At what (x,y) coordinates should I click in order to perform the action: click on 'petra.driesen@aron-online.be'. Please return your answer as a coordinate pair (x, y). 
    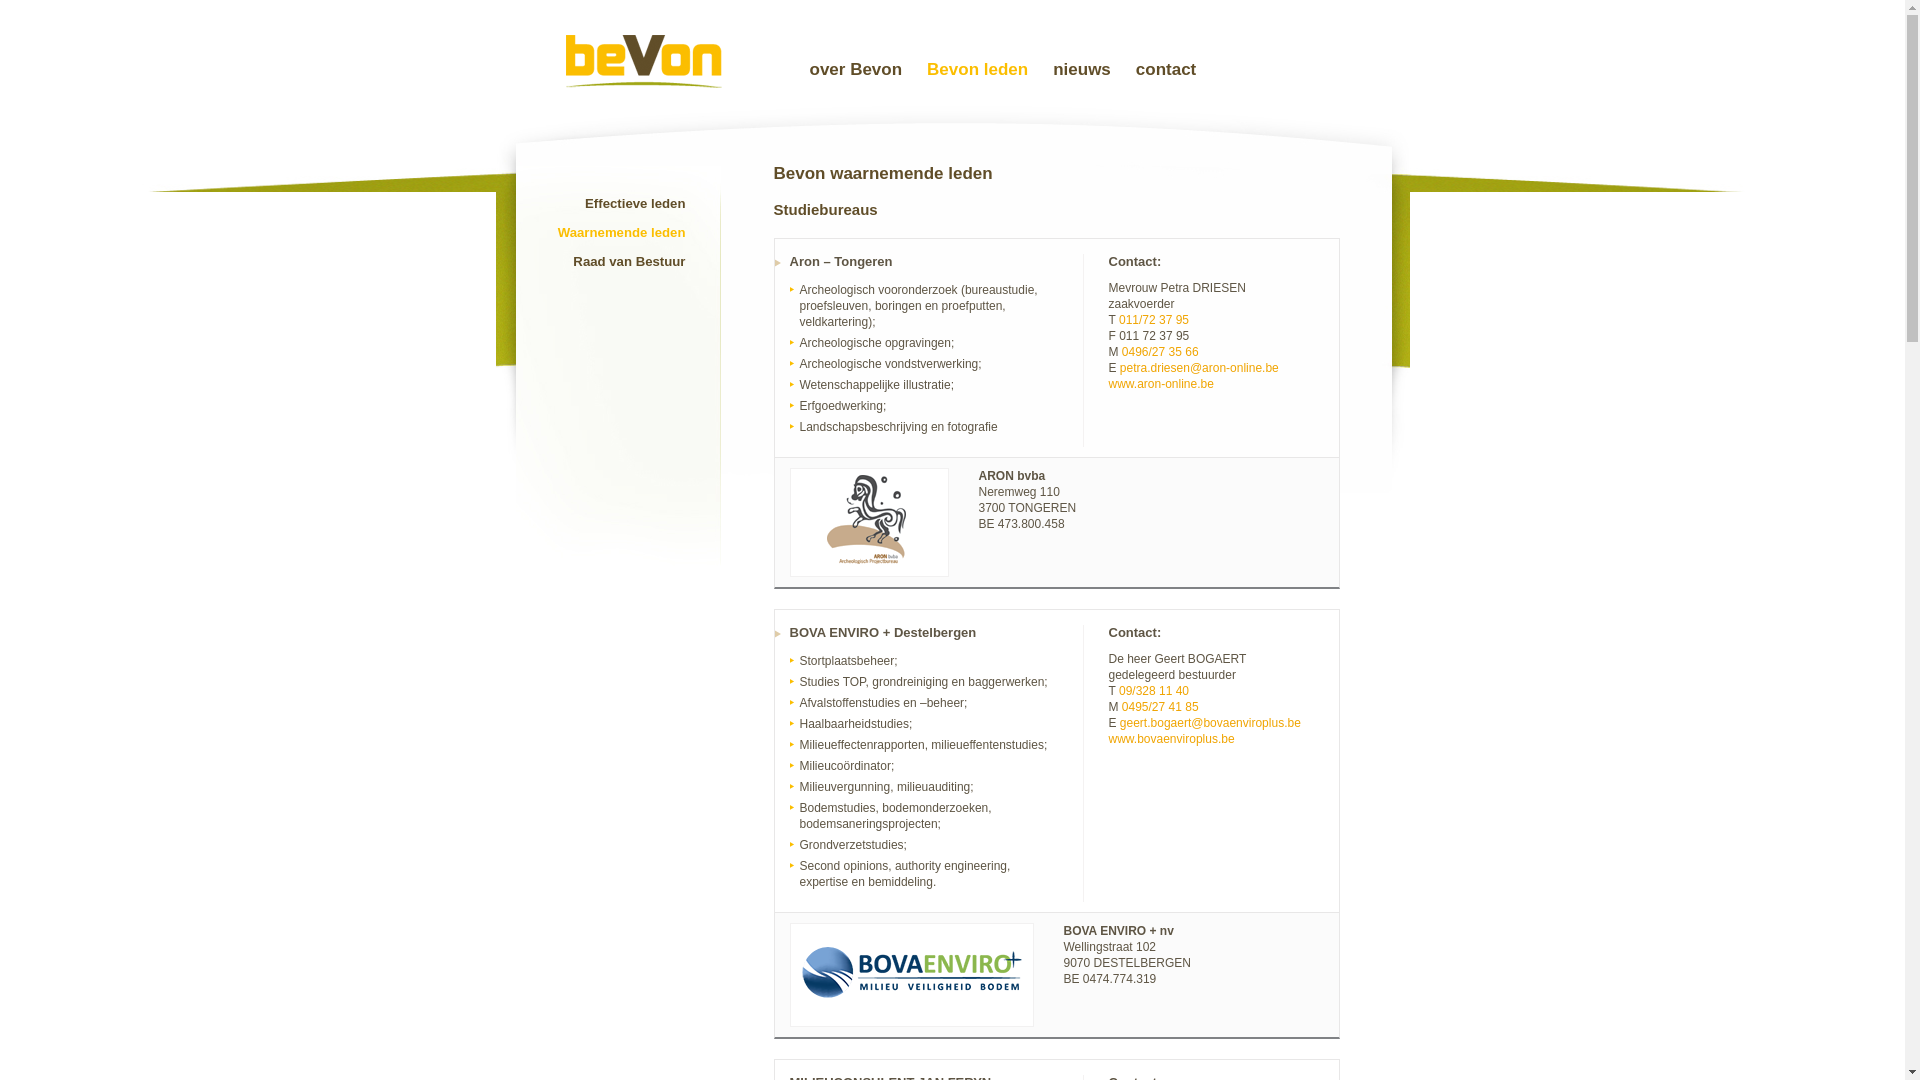
    Looking at the image, I should click on (1199, 367).